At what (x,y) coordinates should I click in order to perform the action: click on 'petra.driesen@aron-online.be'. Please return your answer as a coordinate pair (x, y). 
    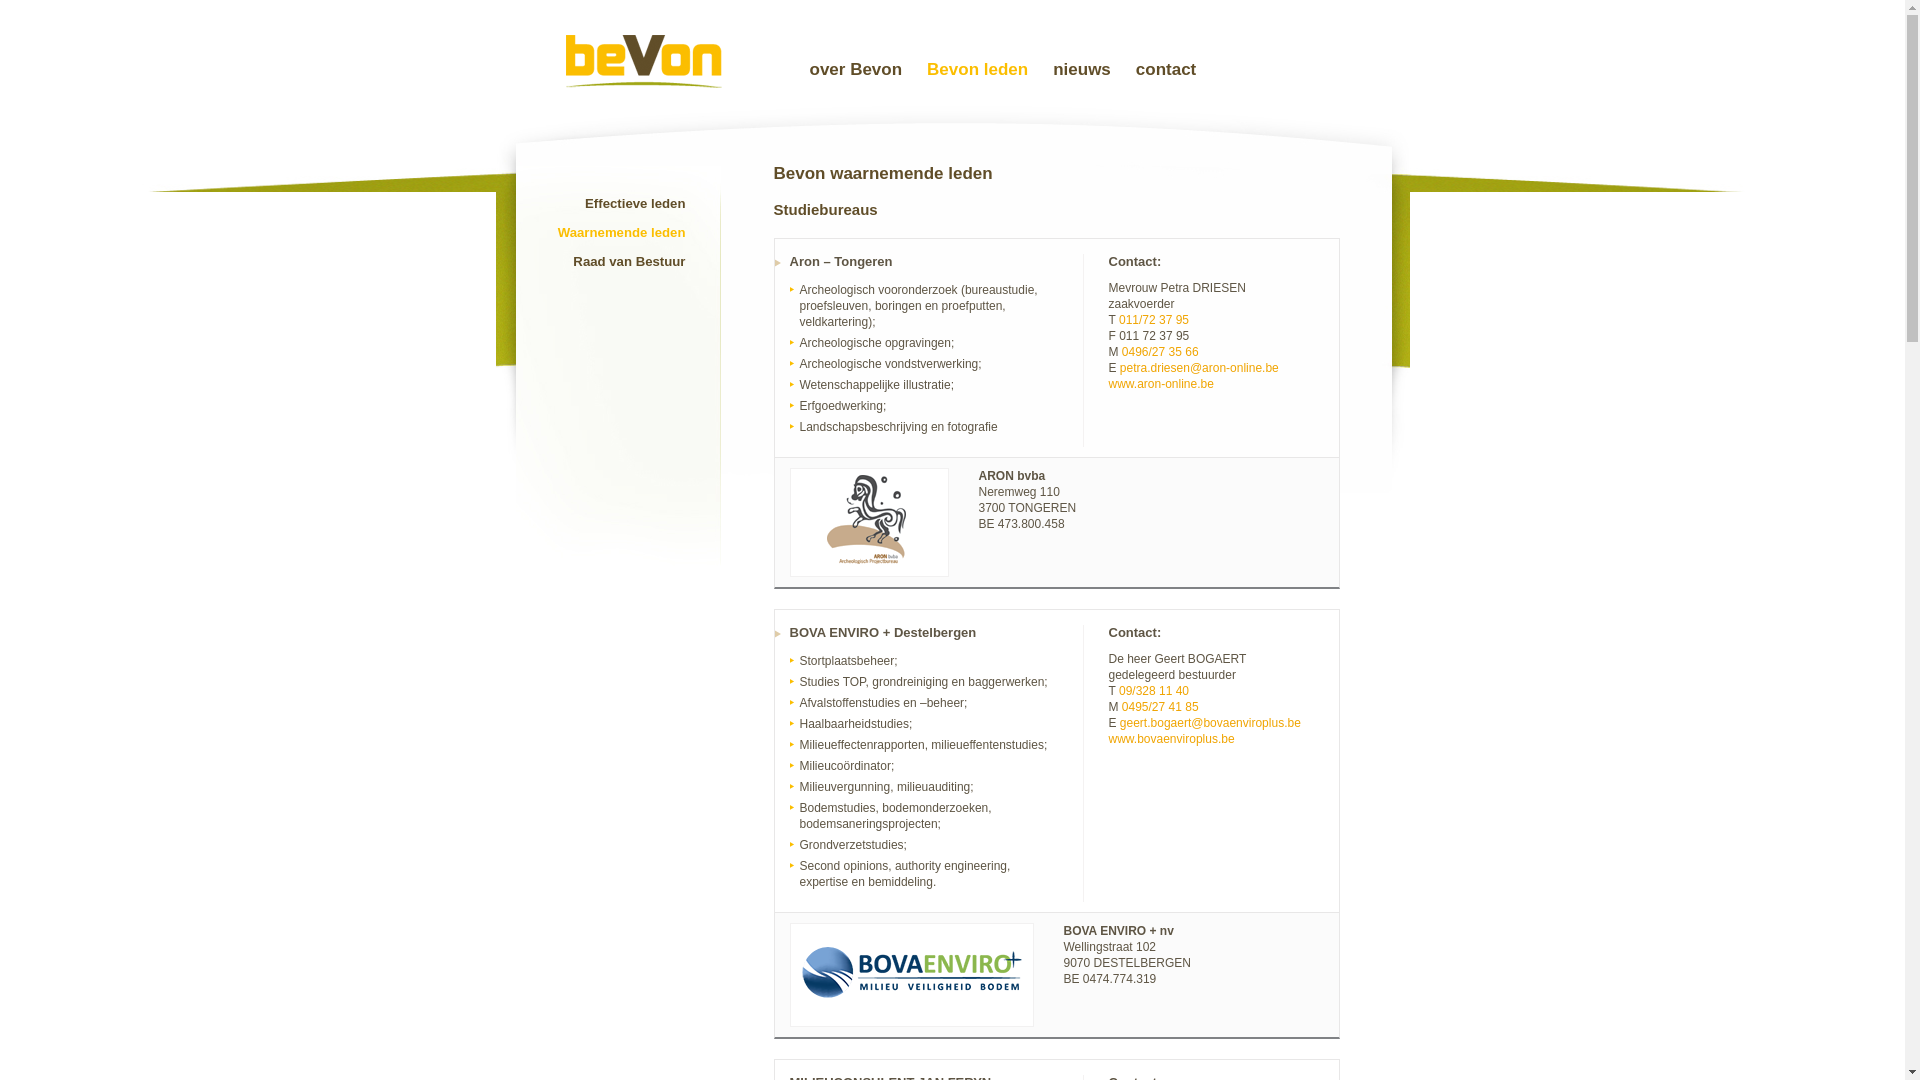
    Looking at the image, I should click on (1199, 367).